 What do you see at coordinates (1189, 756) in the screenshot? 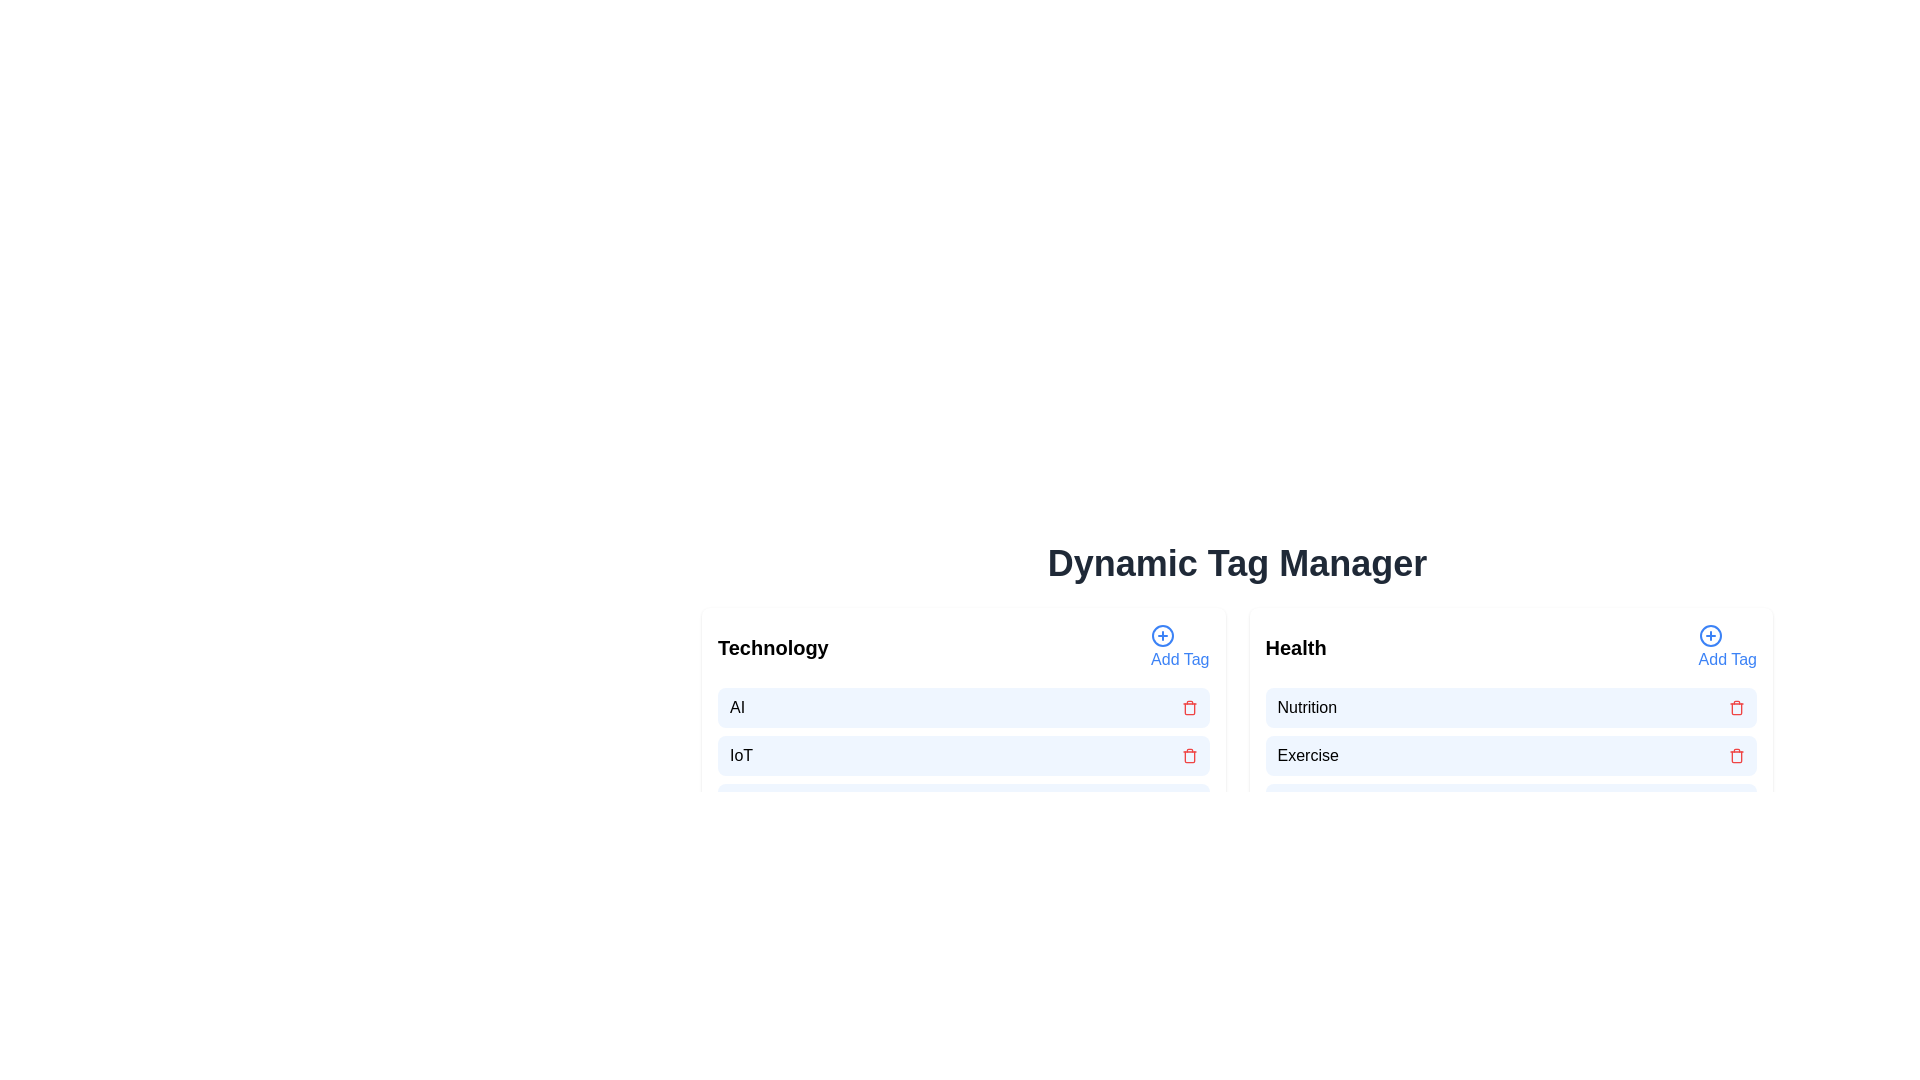
I see `the delete icon button located at the far right of the 'IoT' row under the 'Technology' category to visually highlight it` at bounding box center [1189, 756].